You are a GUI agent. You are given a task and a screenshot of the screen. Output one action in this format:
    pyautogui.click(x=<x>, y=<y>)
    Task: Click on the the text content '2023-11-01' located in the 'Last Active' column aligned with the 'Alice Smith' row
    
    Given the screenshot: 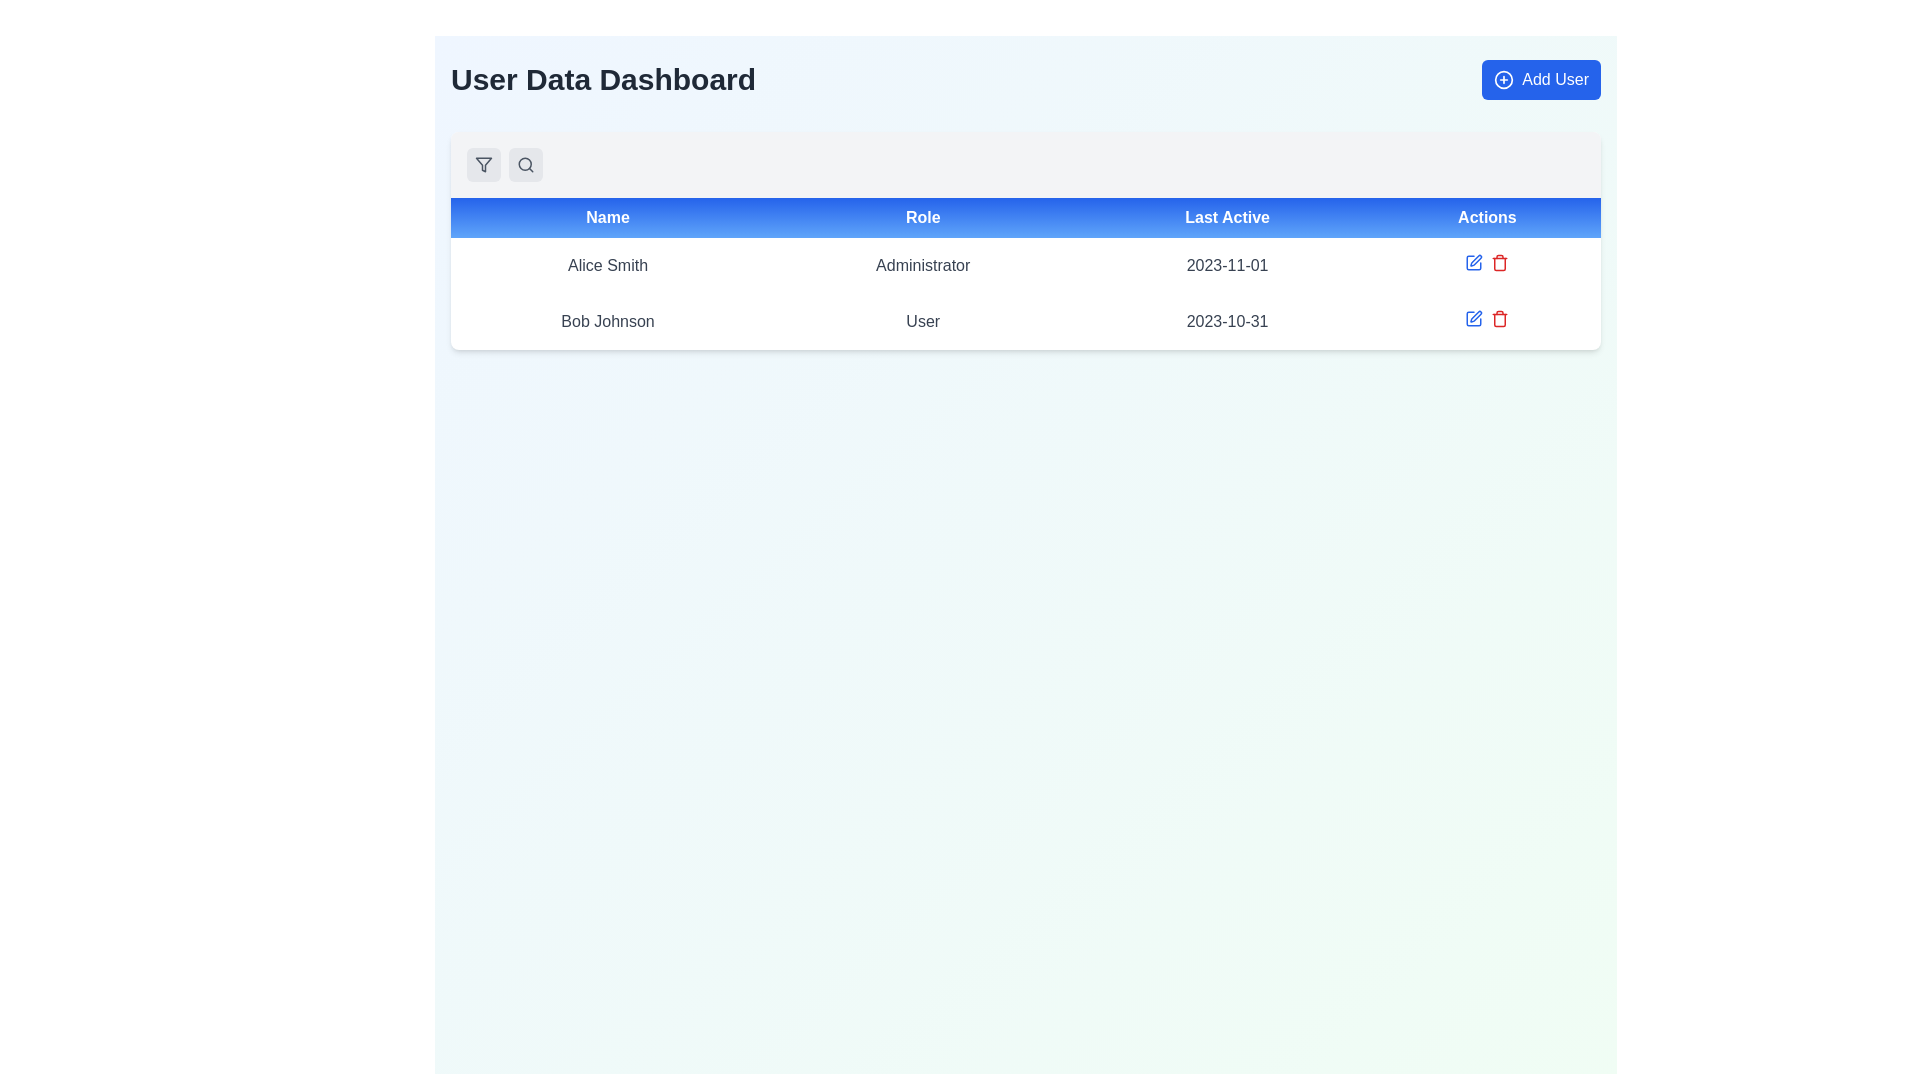 What is the action you would take?
    pyautogui.click(x=1226, y=265)
    